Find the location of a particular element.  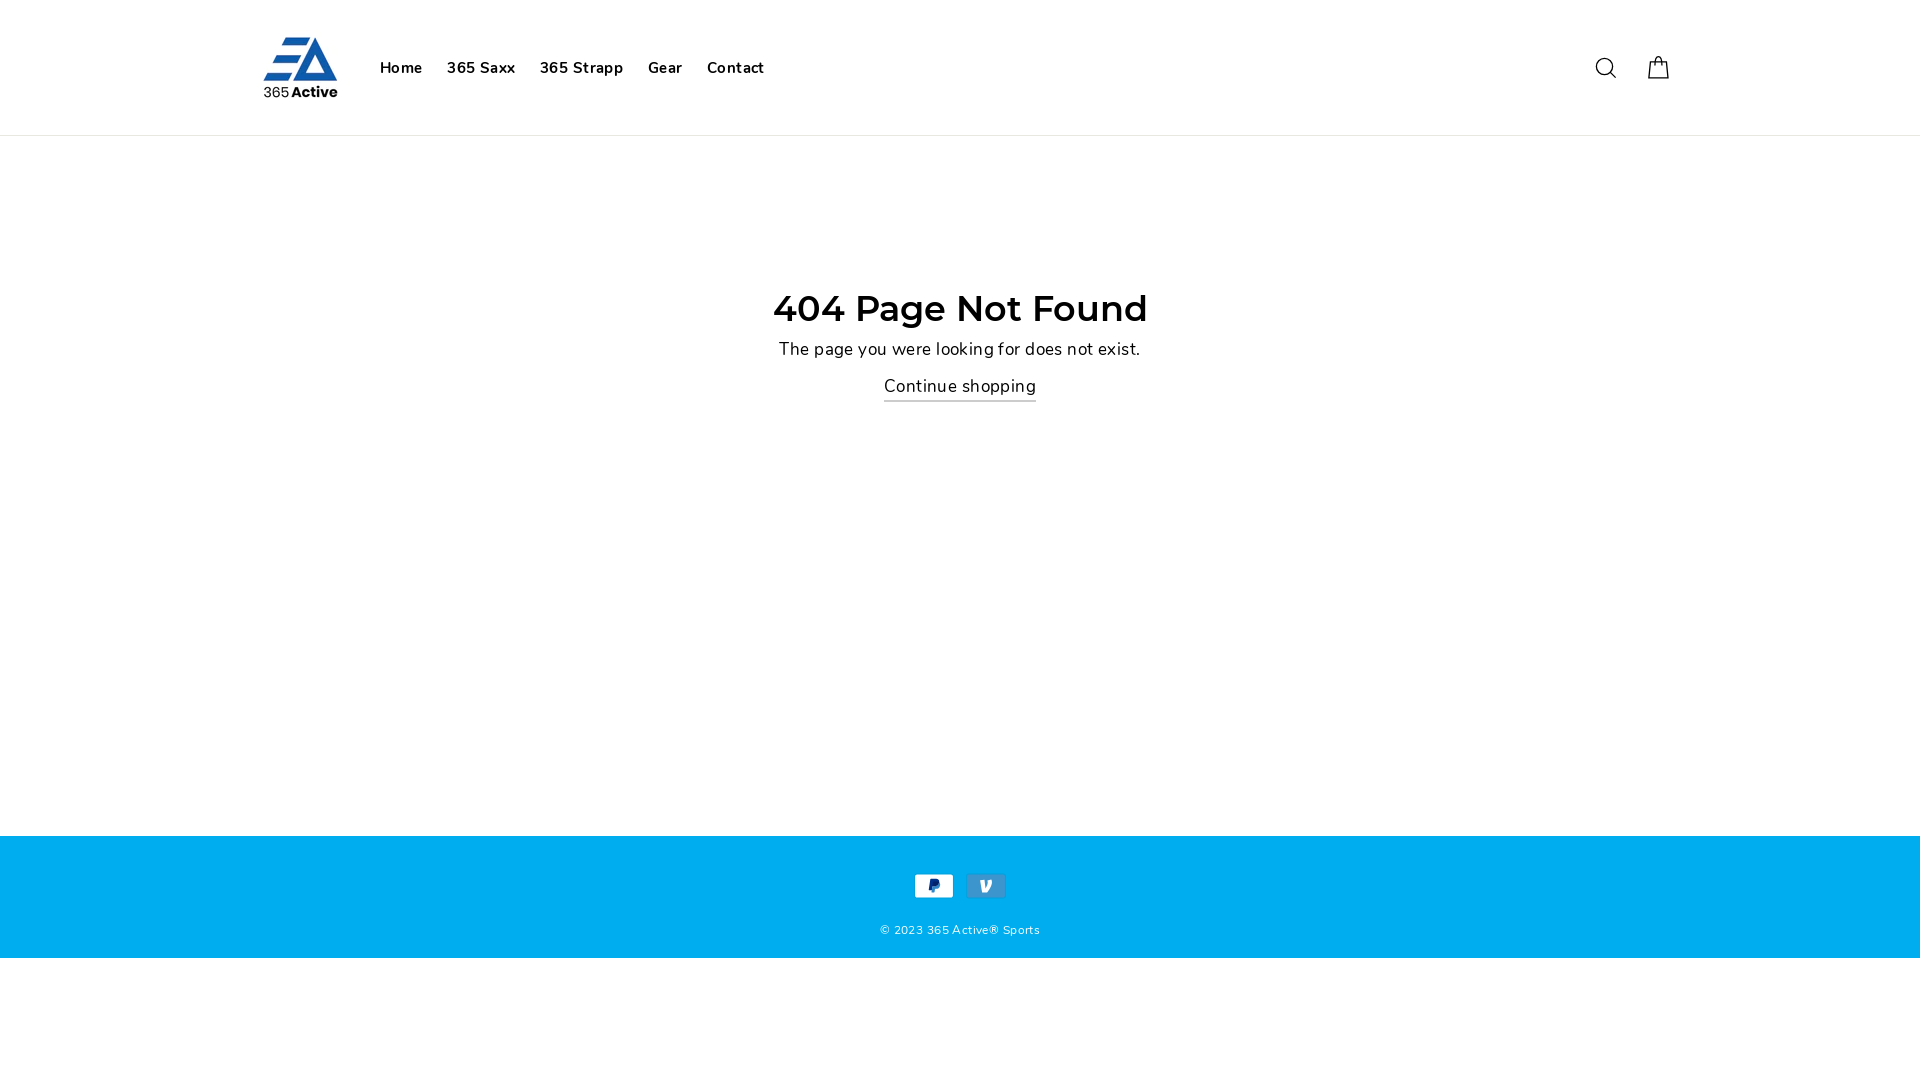

'365 Saxx' is located at coordinates (480, 66).